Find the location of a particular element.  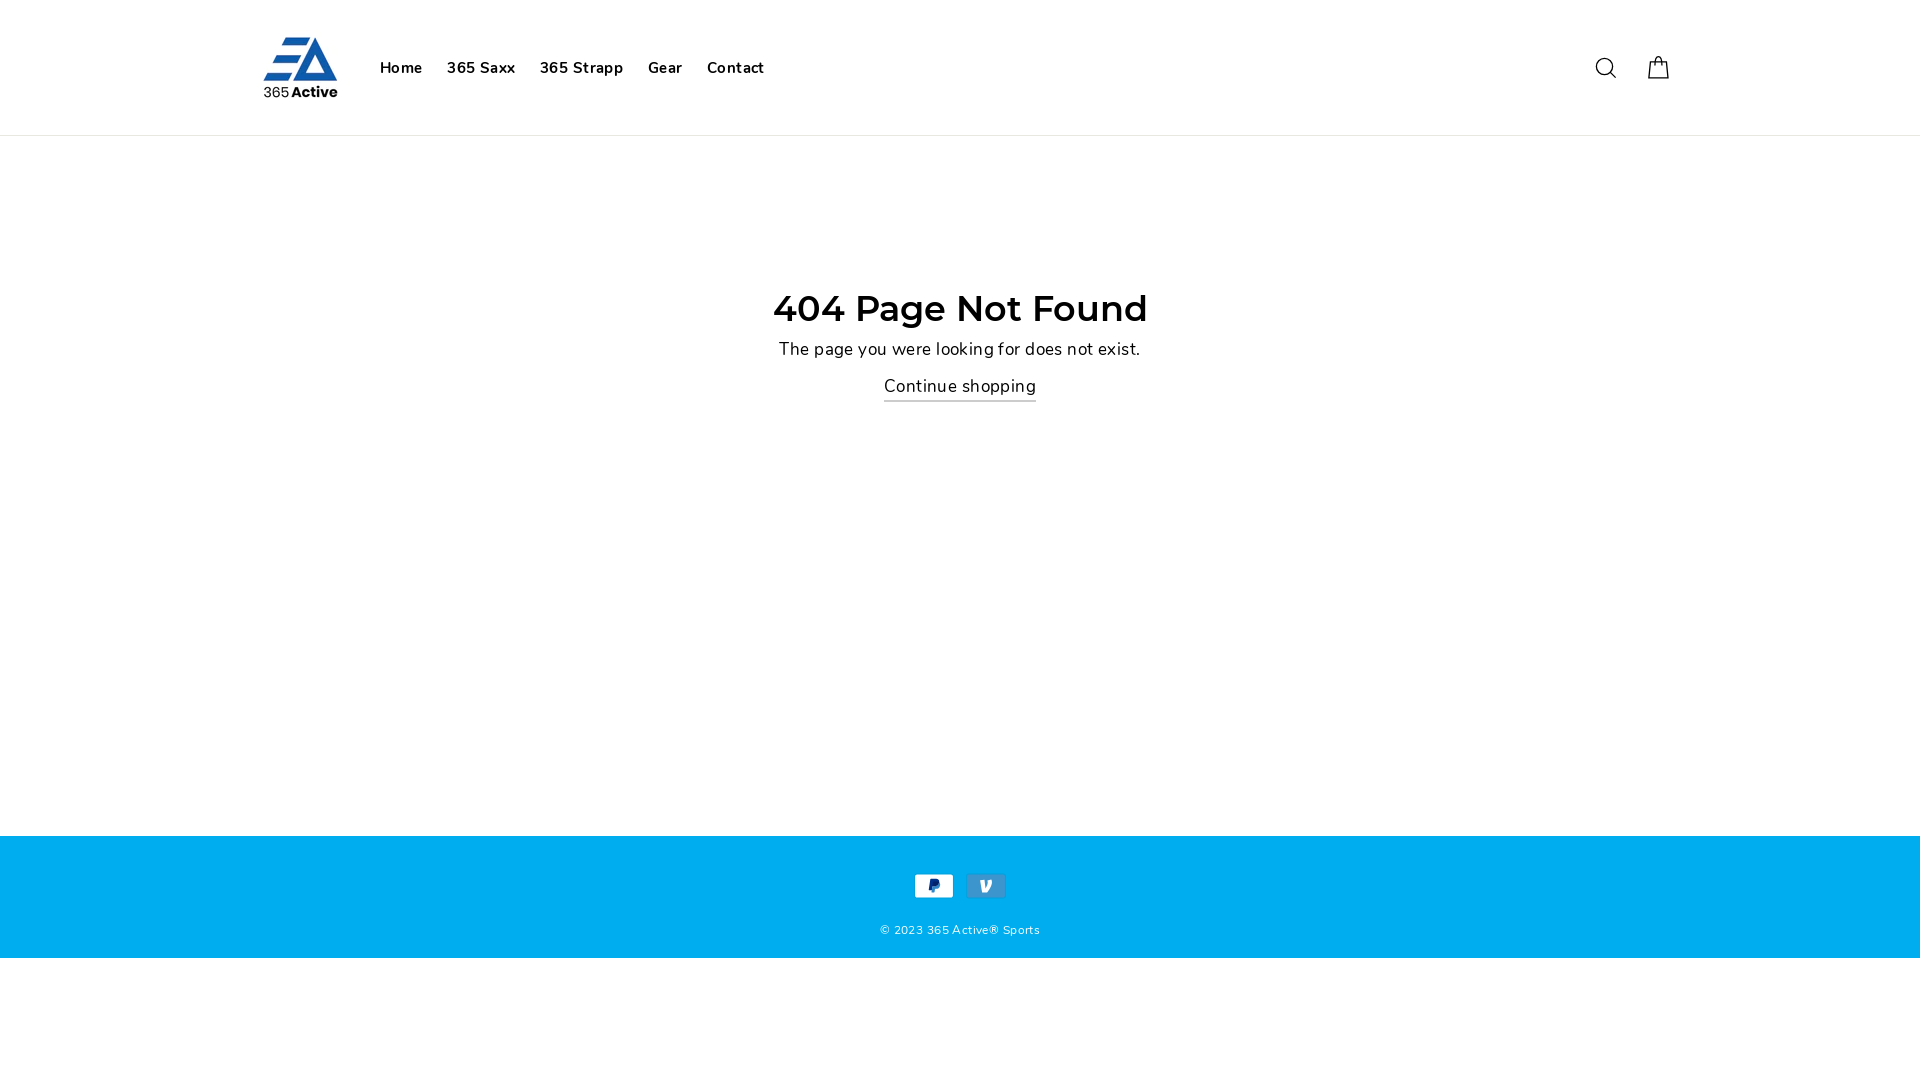

'365 Saxx' is located at coordinates (480, 66).